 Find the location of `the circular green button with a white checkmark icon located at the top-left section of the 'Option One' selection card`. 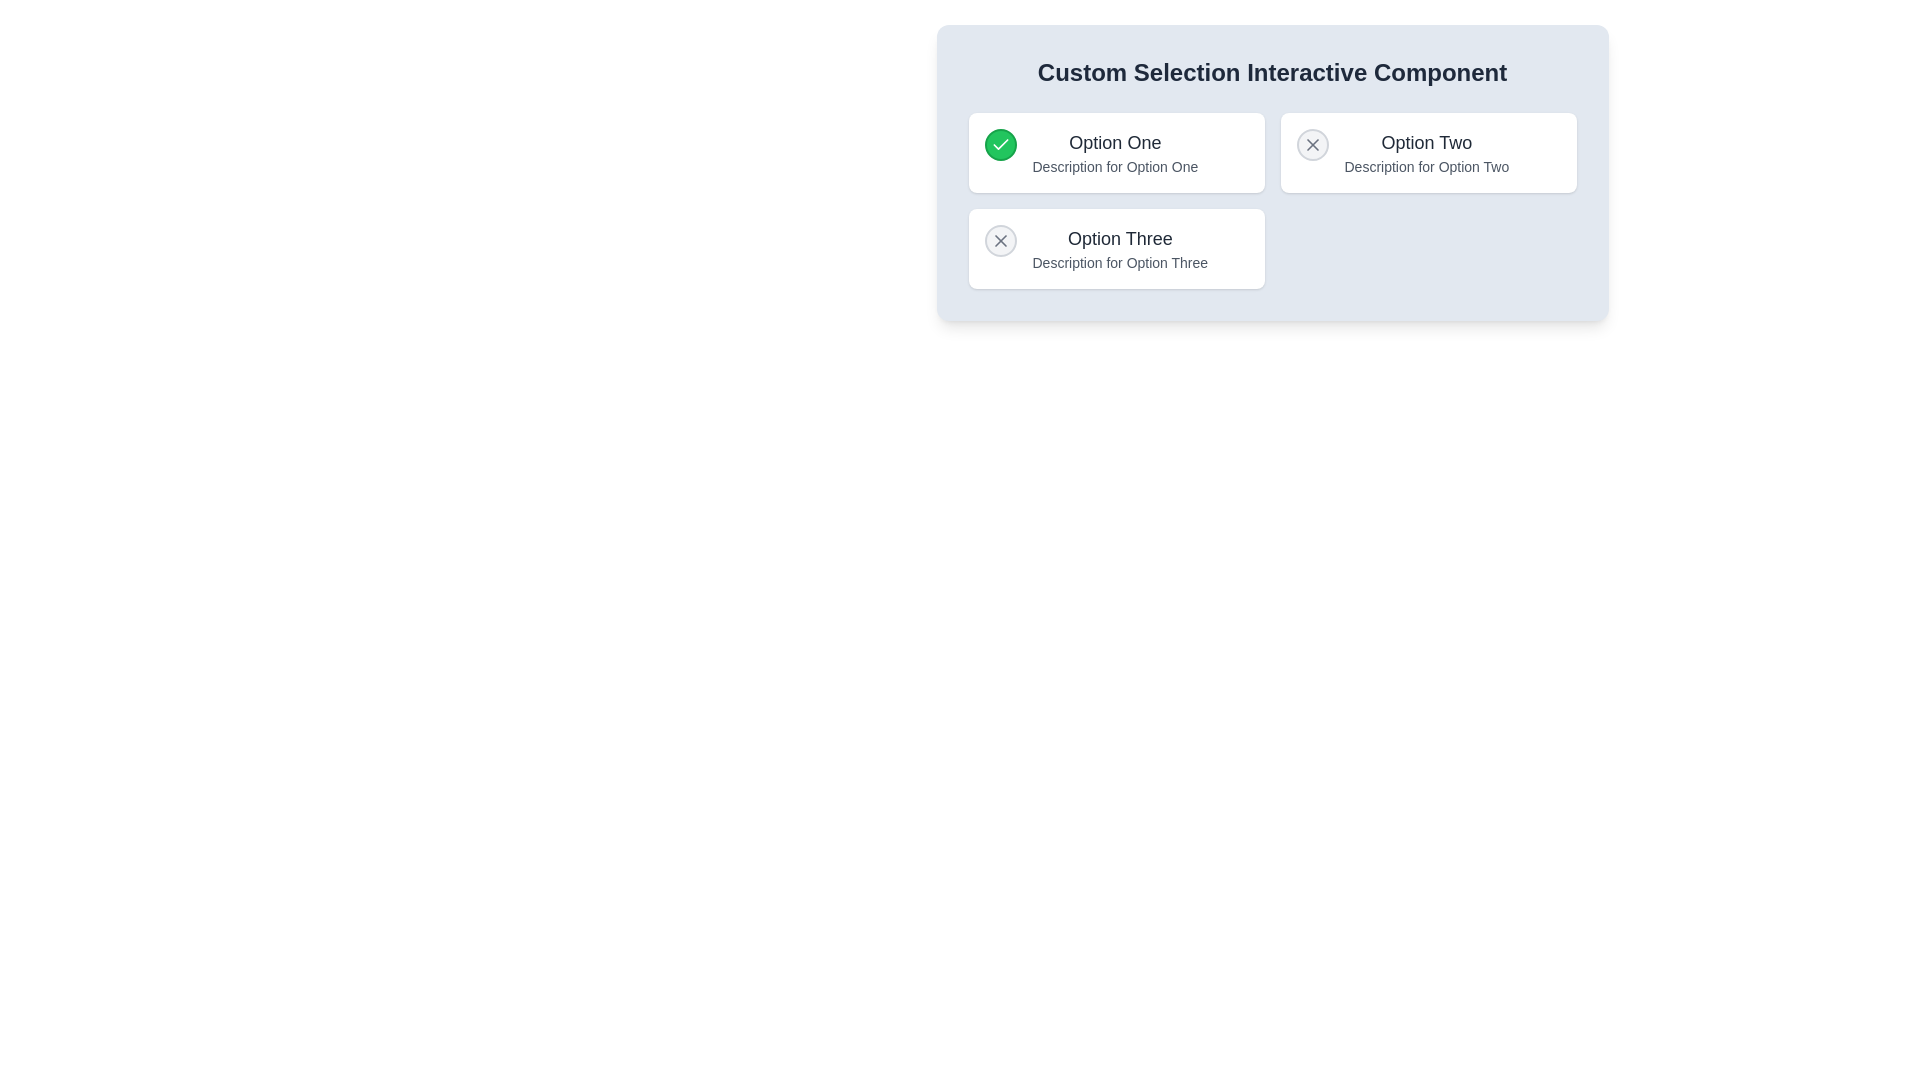

the circular green button with a white checkmark icon located at the top-left section of the 'Option One' selection card is located at coordinates (1000, 144).